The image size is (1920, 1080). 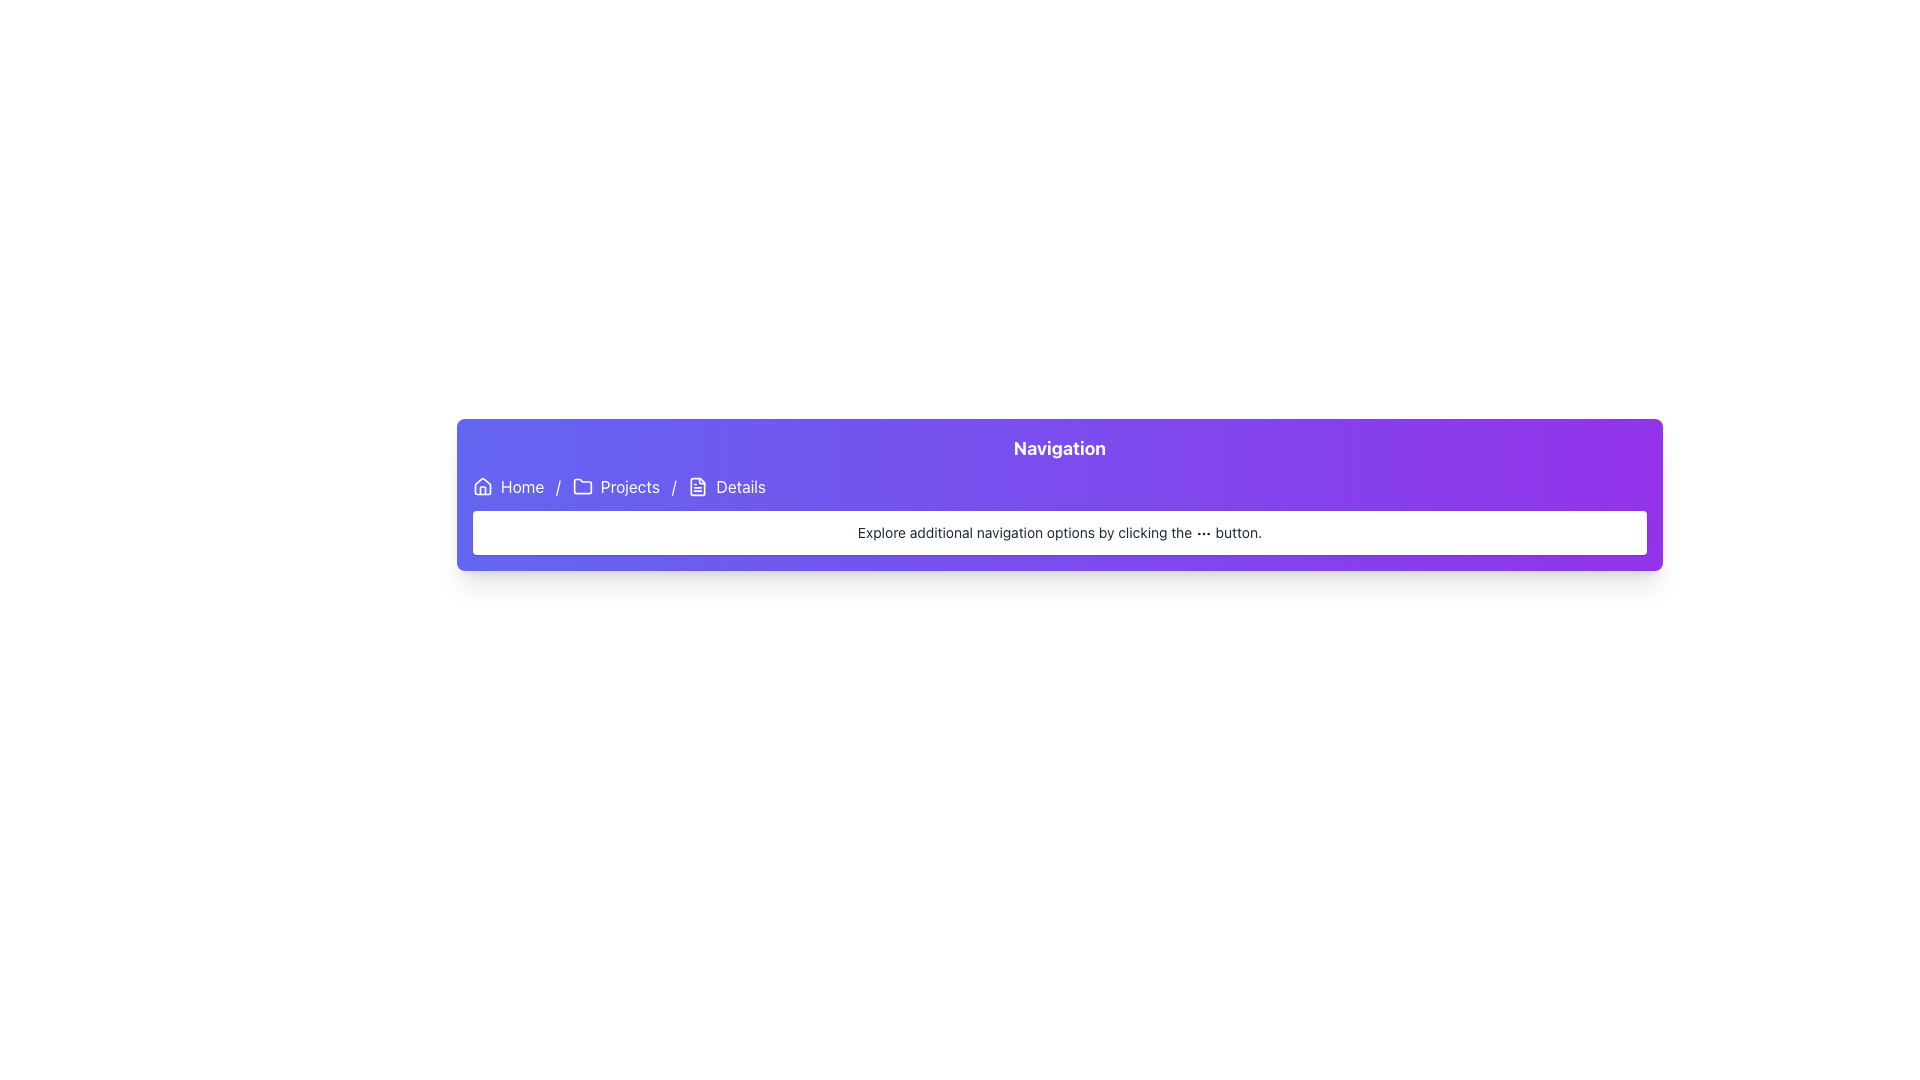 I want to click on the folder icon that represents the 'Projects' section in the navigation bar, so click(x=581, y=486).